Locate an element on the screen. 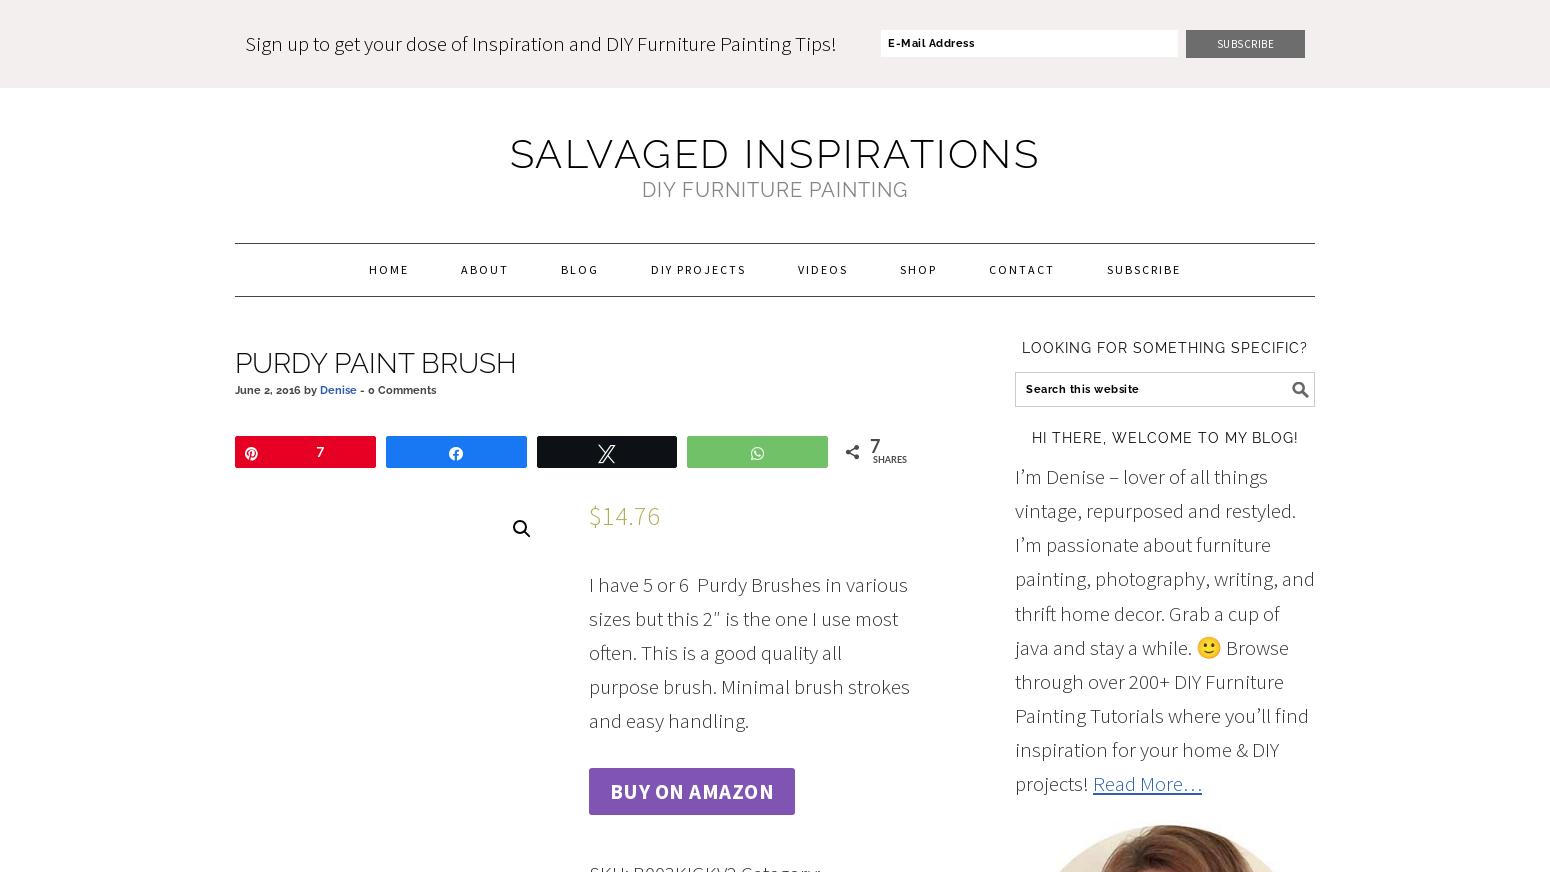 The width and height of the screenshot is (1550, 872). 'Shop' is located at coordinates (899, 267).